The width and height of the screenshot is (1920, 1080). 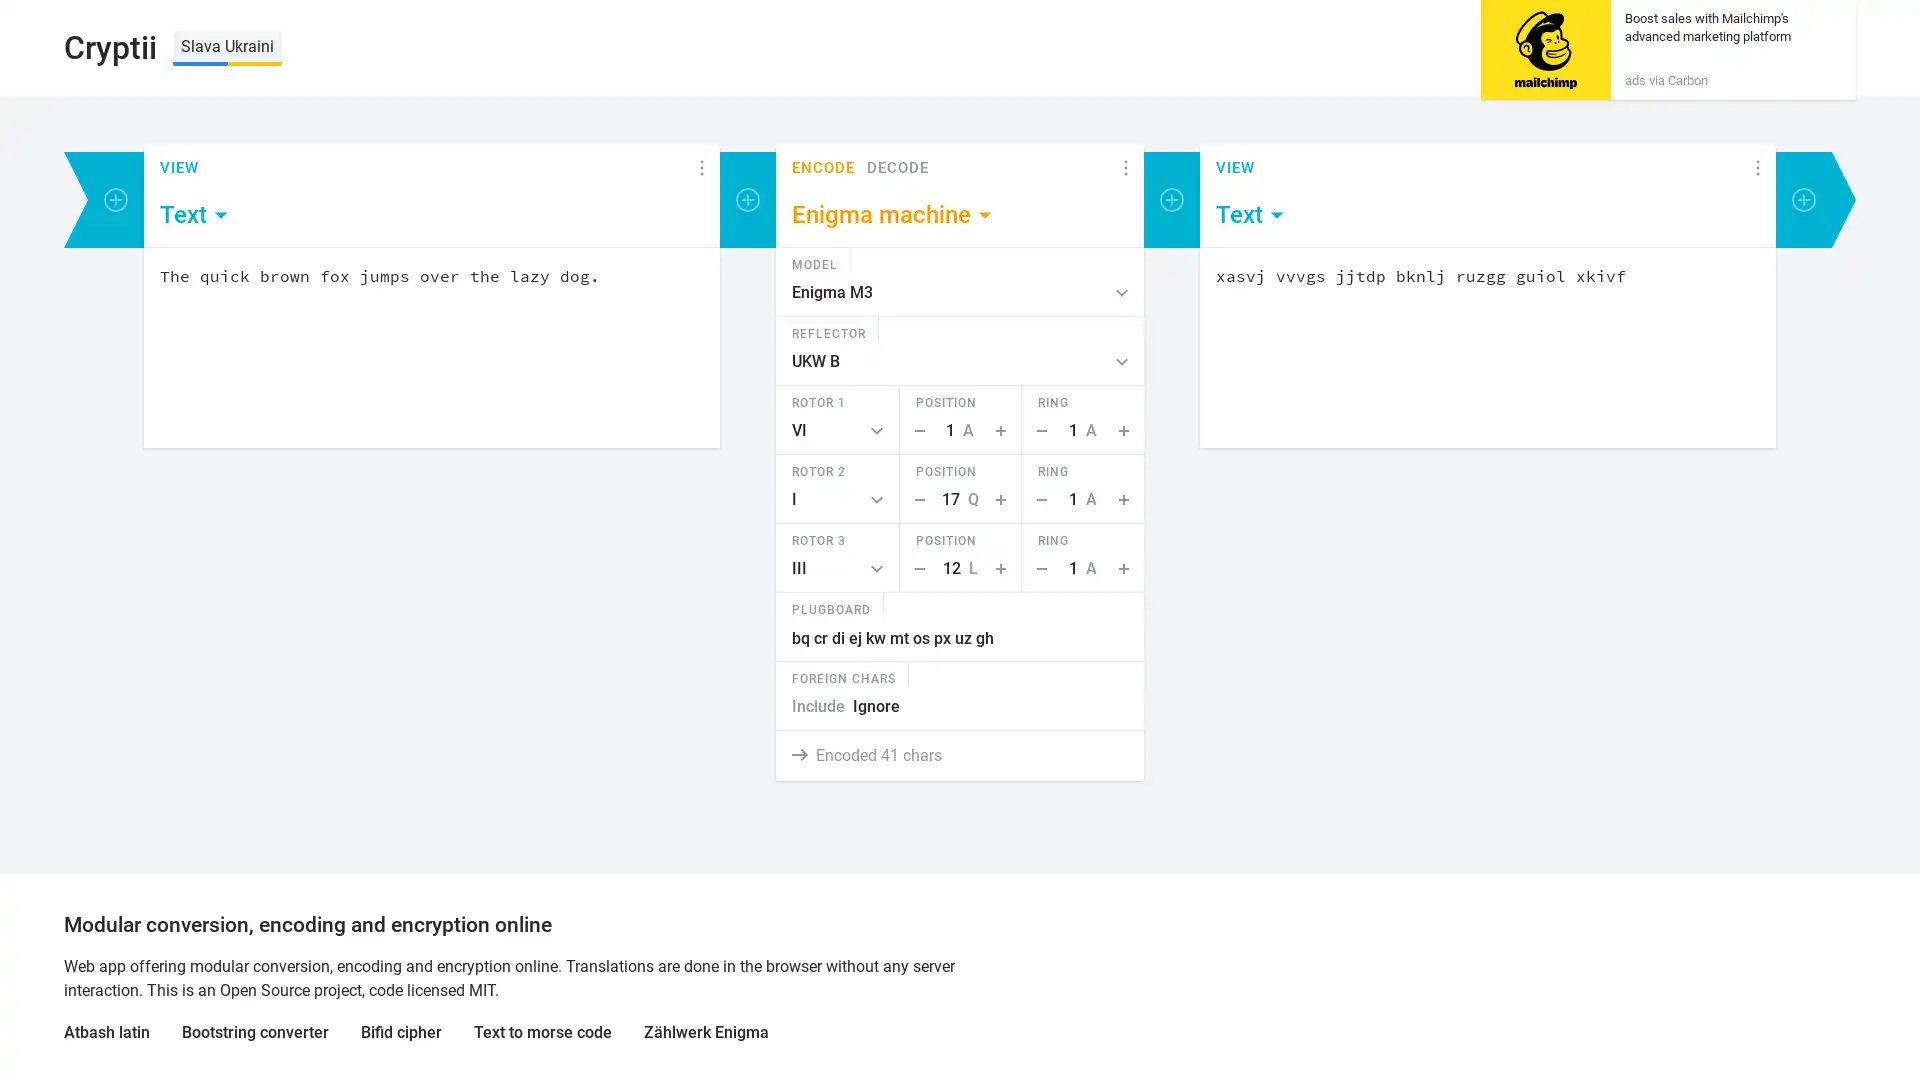 What do you see at coordinates (1004, 430) in the screenshot?
I see `Step Up` at bounding box center [1004, 430].